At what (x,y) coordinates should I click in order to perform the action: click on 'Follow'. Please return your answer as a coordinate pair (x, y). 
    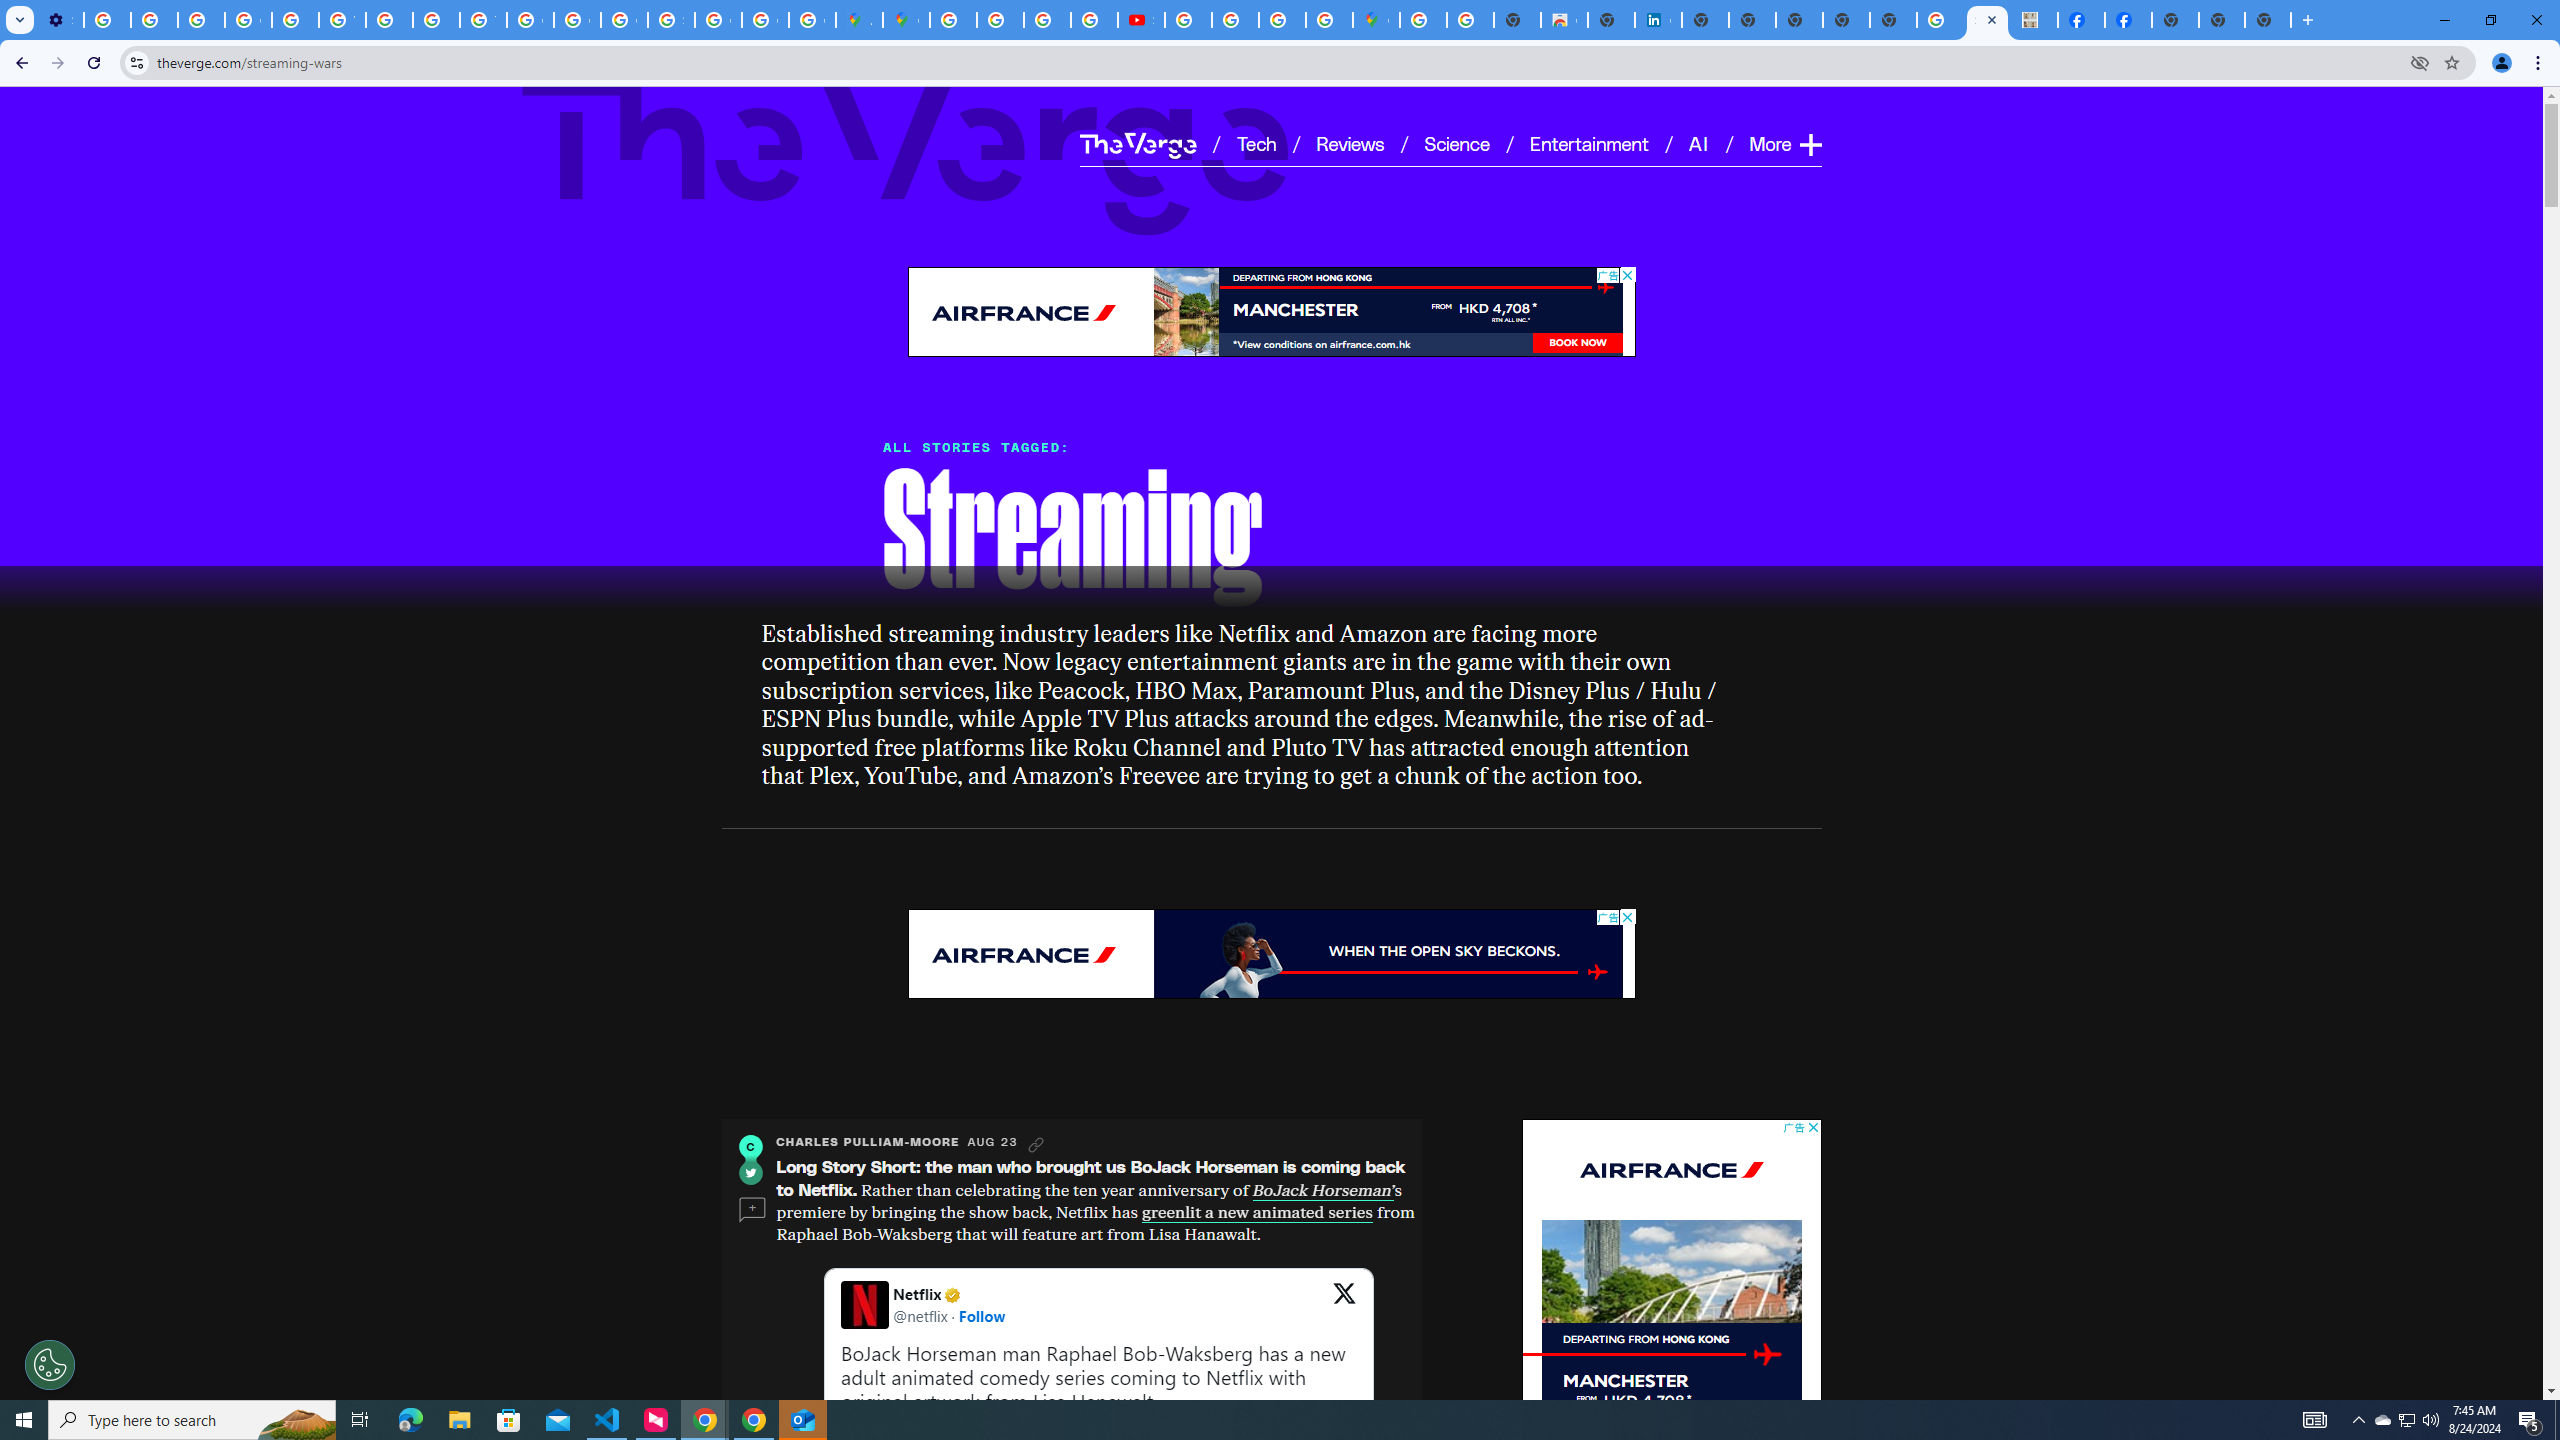
    Looking at the image, I should click on (981, 1314).